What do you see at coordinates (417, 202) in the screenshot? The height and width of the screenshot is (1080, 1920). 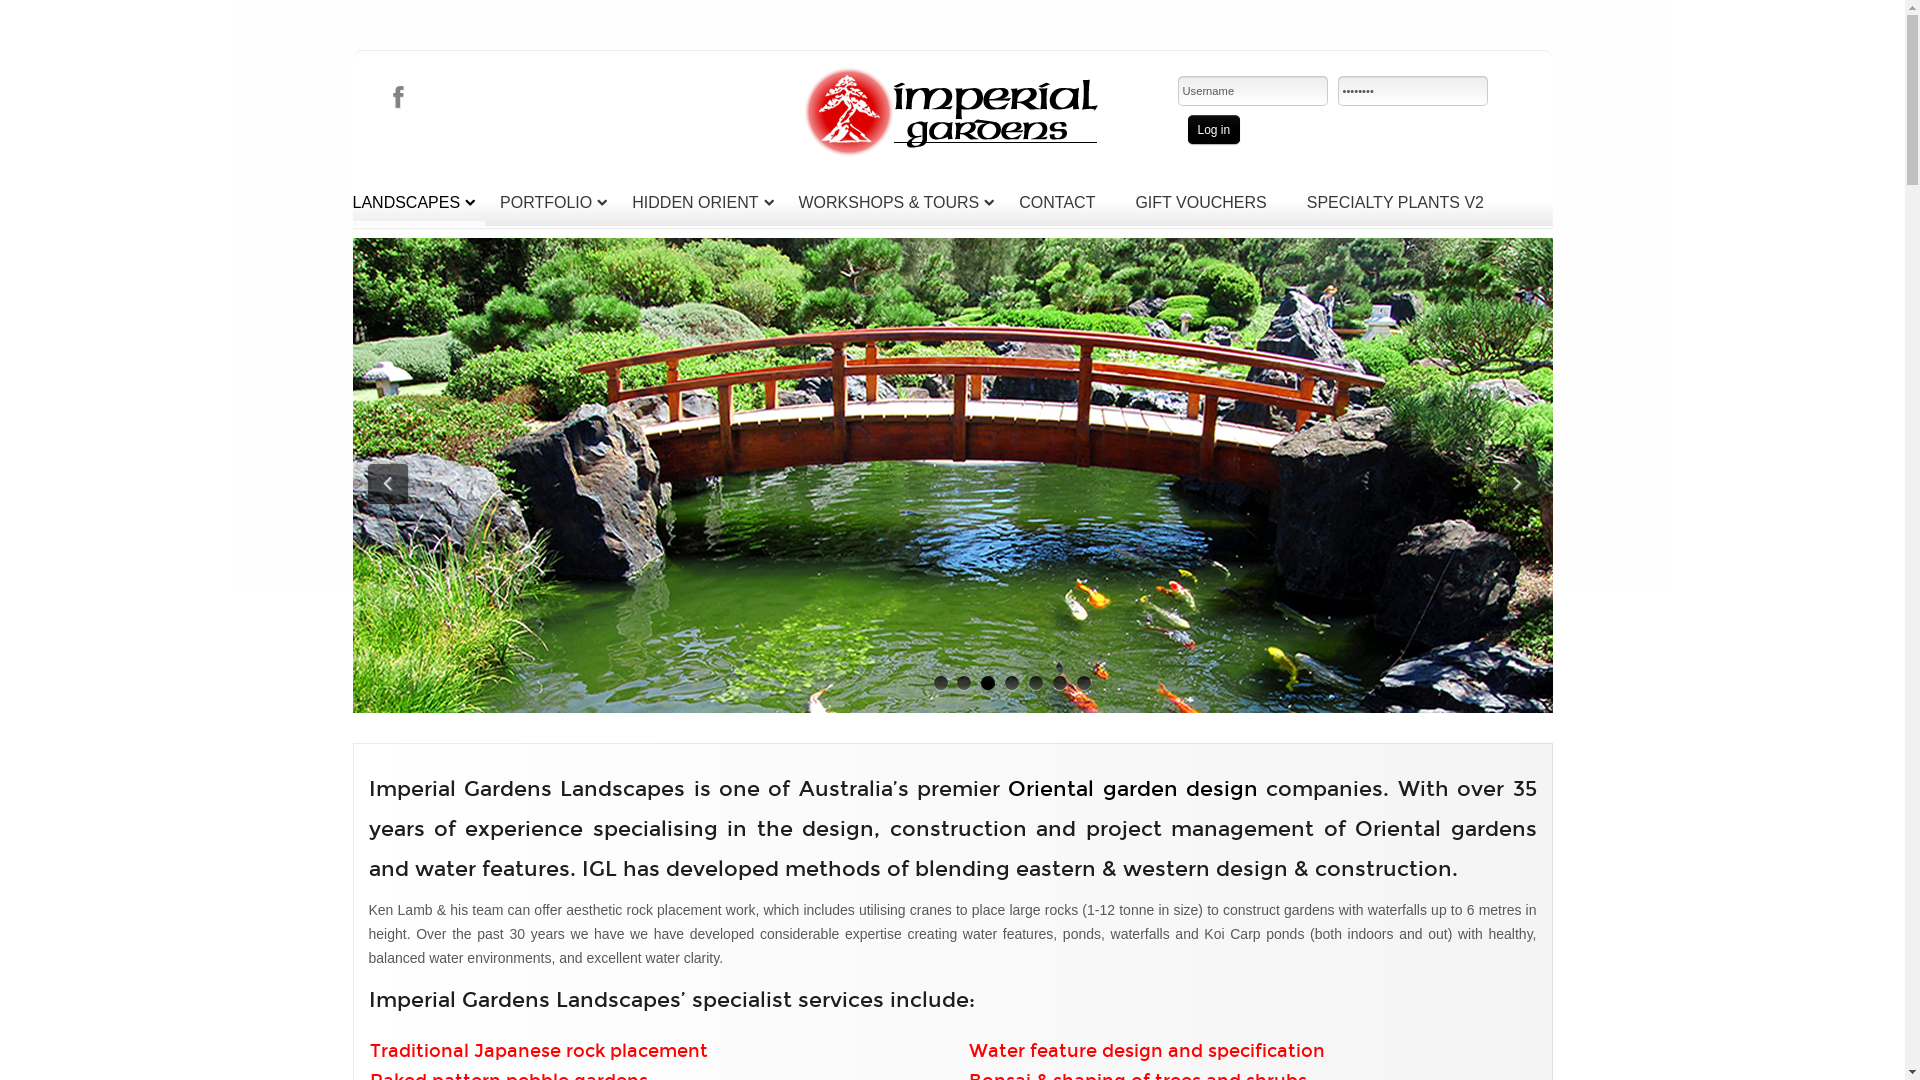 I see `'LANDSCAPES'` at bounding box center [417, 202].